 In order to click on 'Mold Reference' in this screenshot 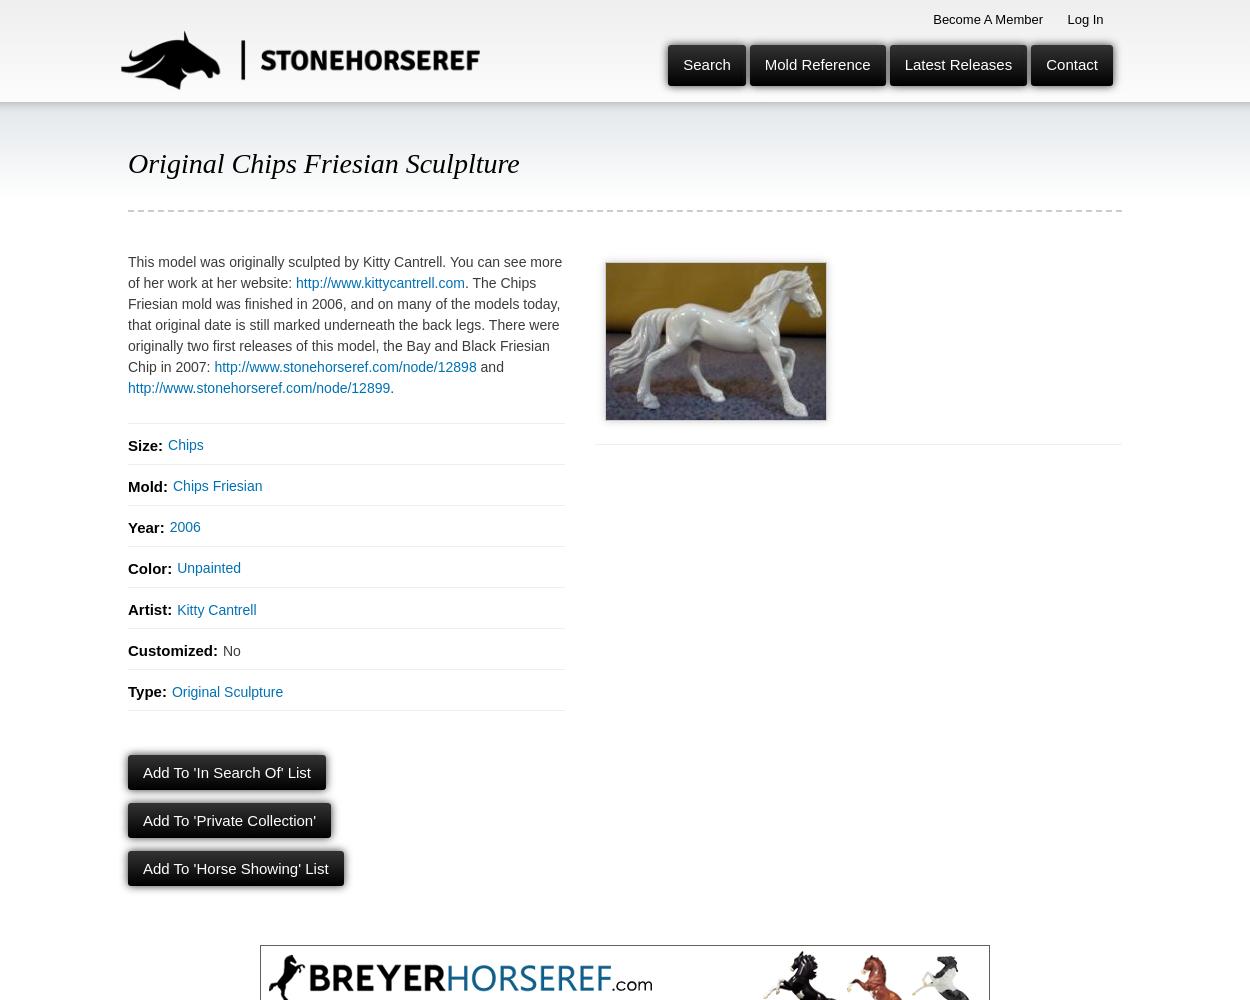, I will do `click(816, 63)`.